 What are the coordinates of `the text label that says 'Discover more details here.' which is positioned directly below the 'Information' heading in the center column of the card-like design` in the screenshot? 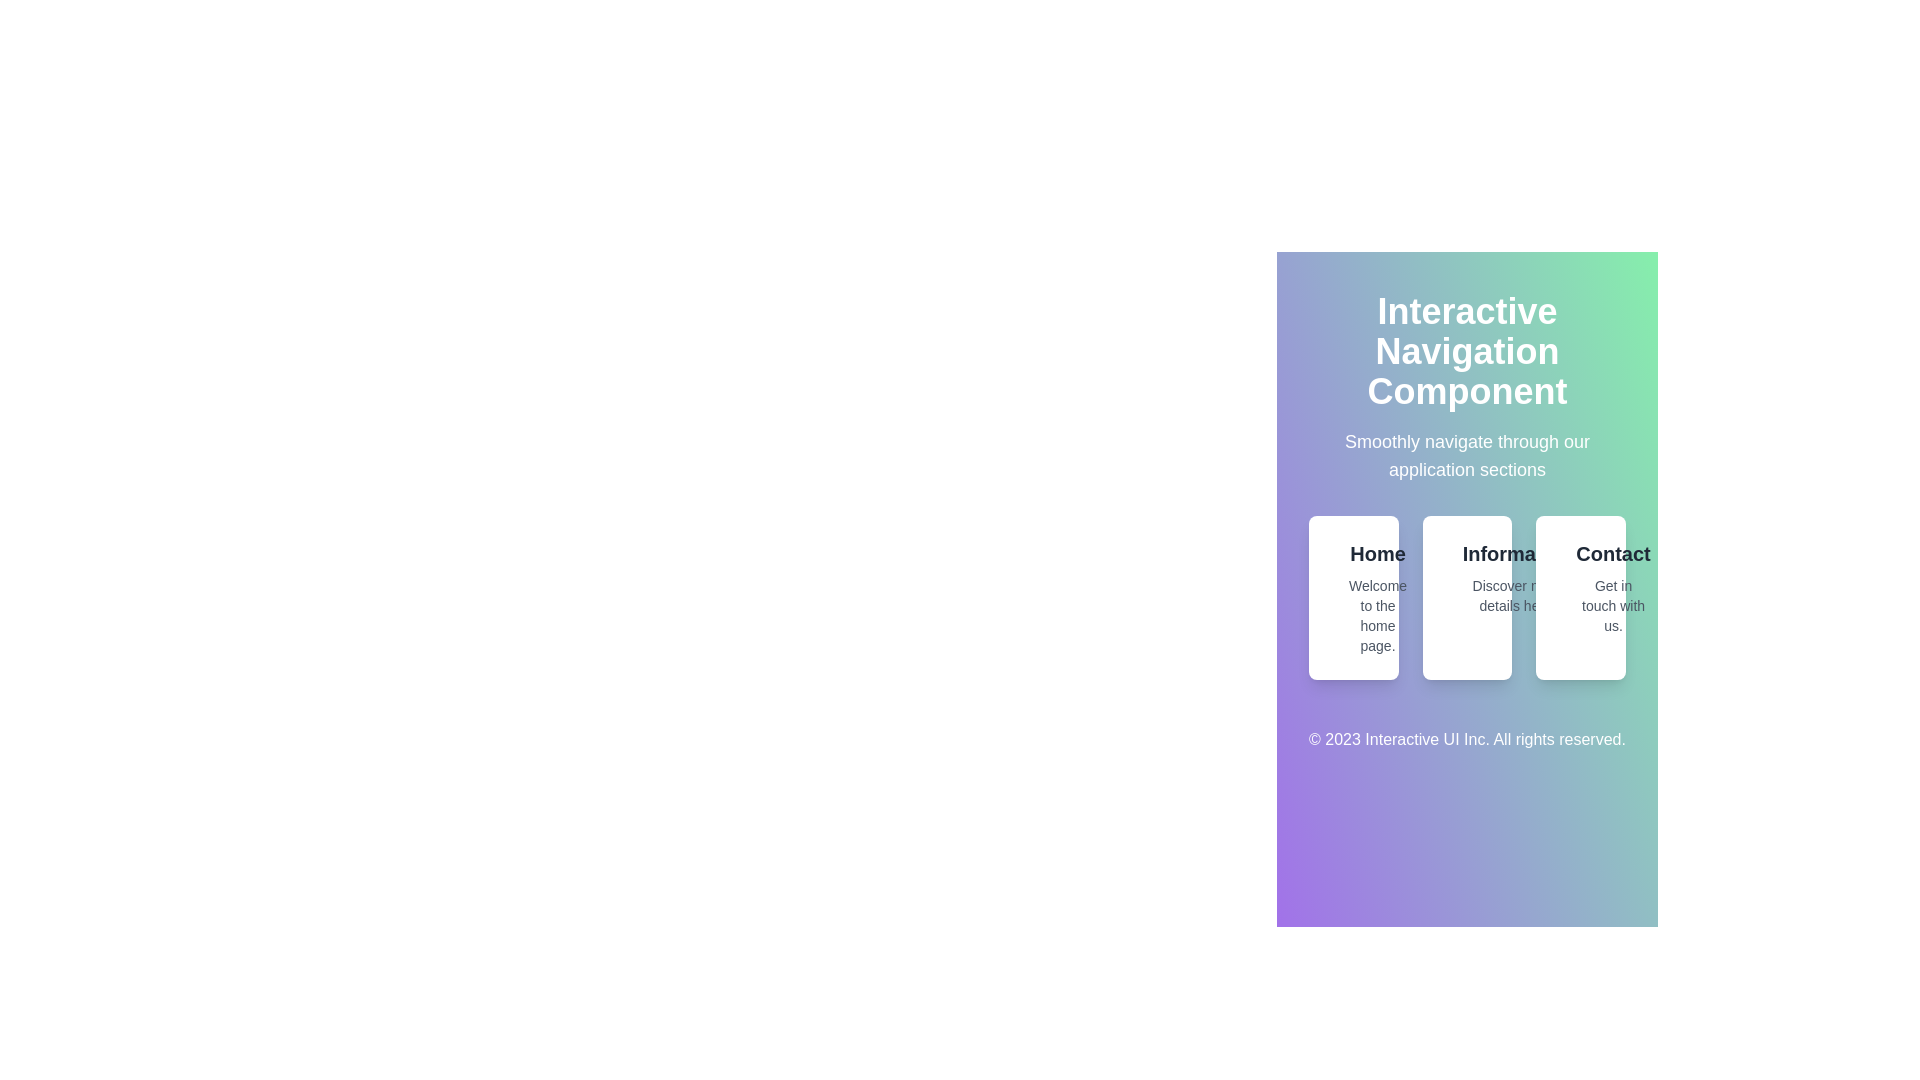 It's located at (1517, 595).